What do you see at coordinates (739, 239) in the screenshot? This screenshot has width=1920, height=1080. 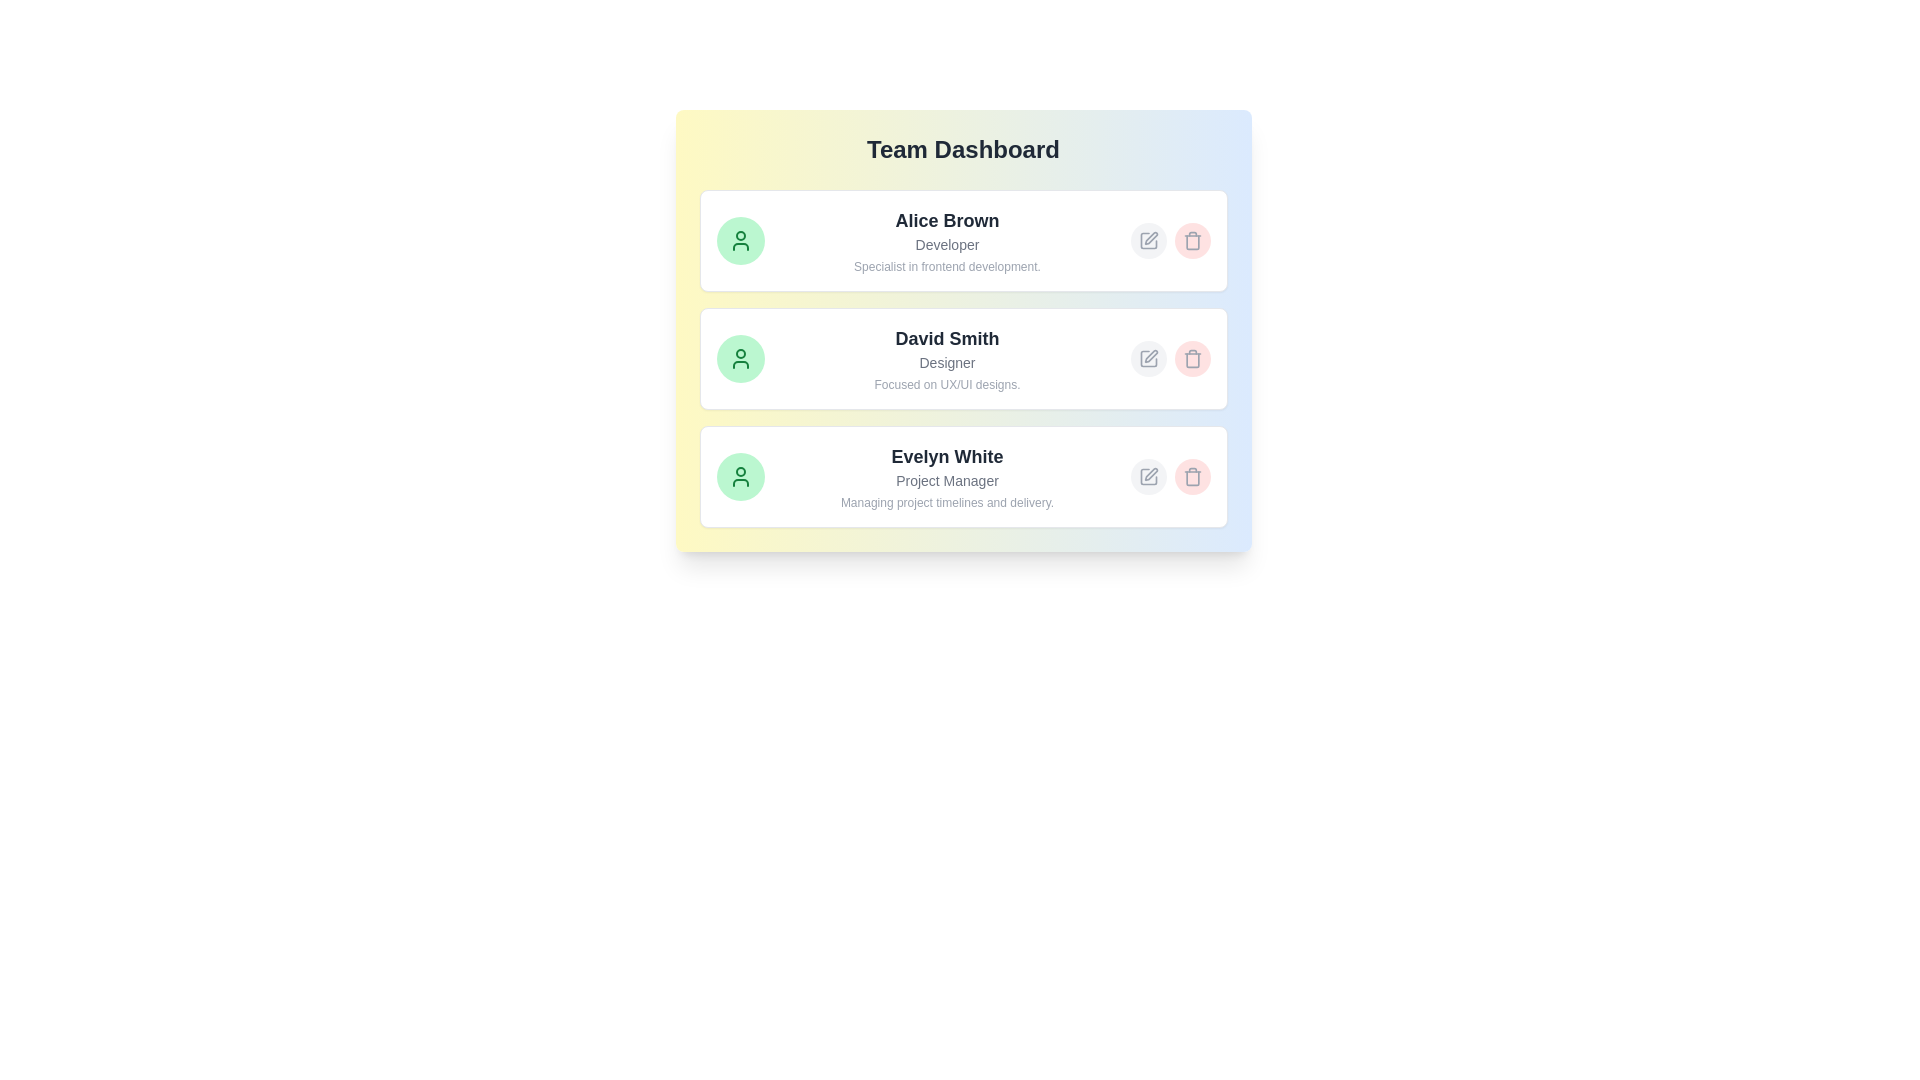 I see `the User avatar icon, which is a small circular light green icon with a user silhouette, located at the left end of the card displaying information about 'Alice Brown'` at bounding box center [739, 239].